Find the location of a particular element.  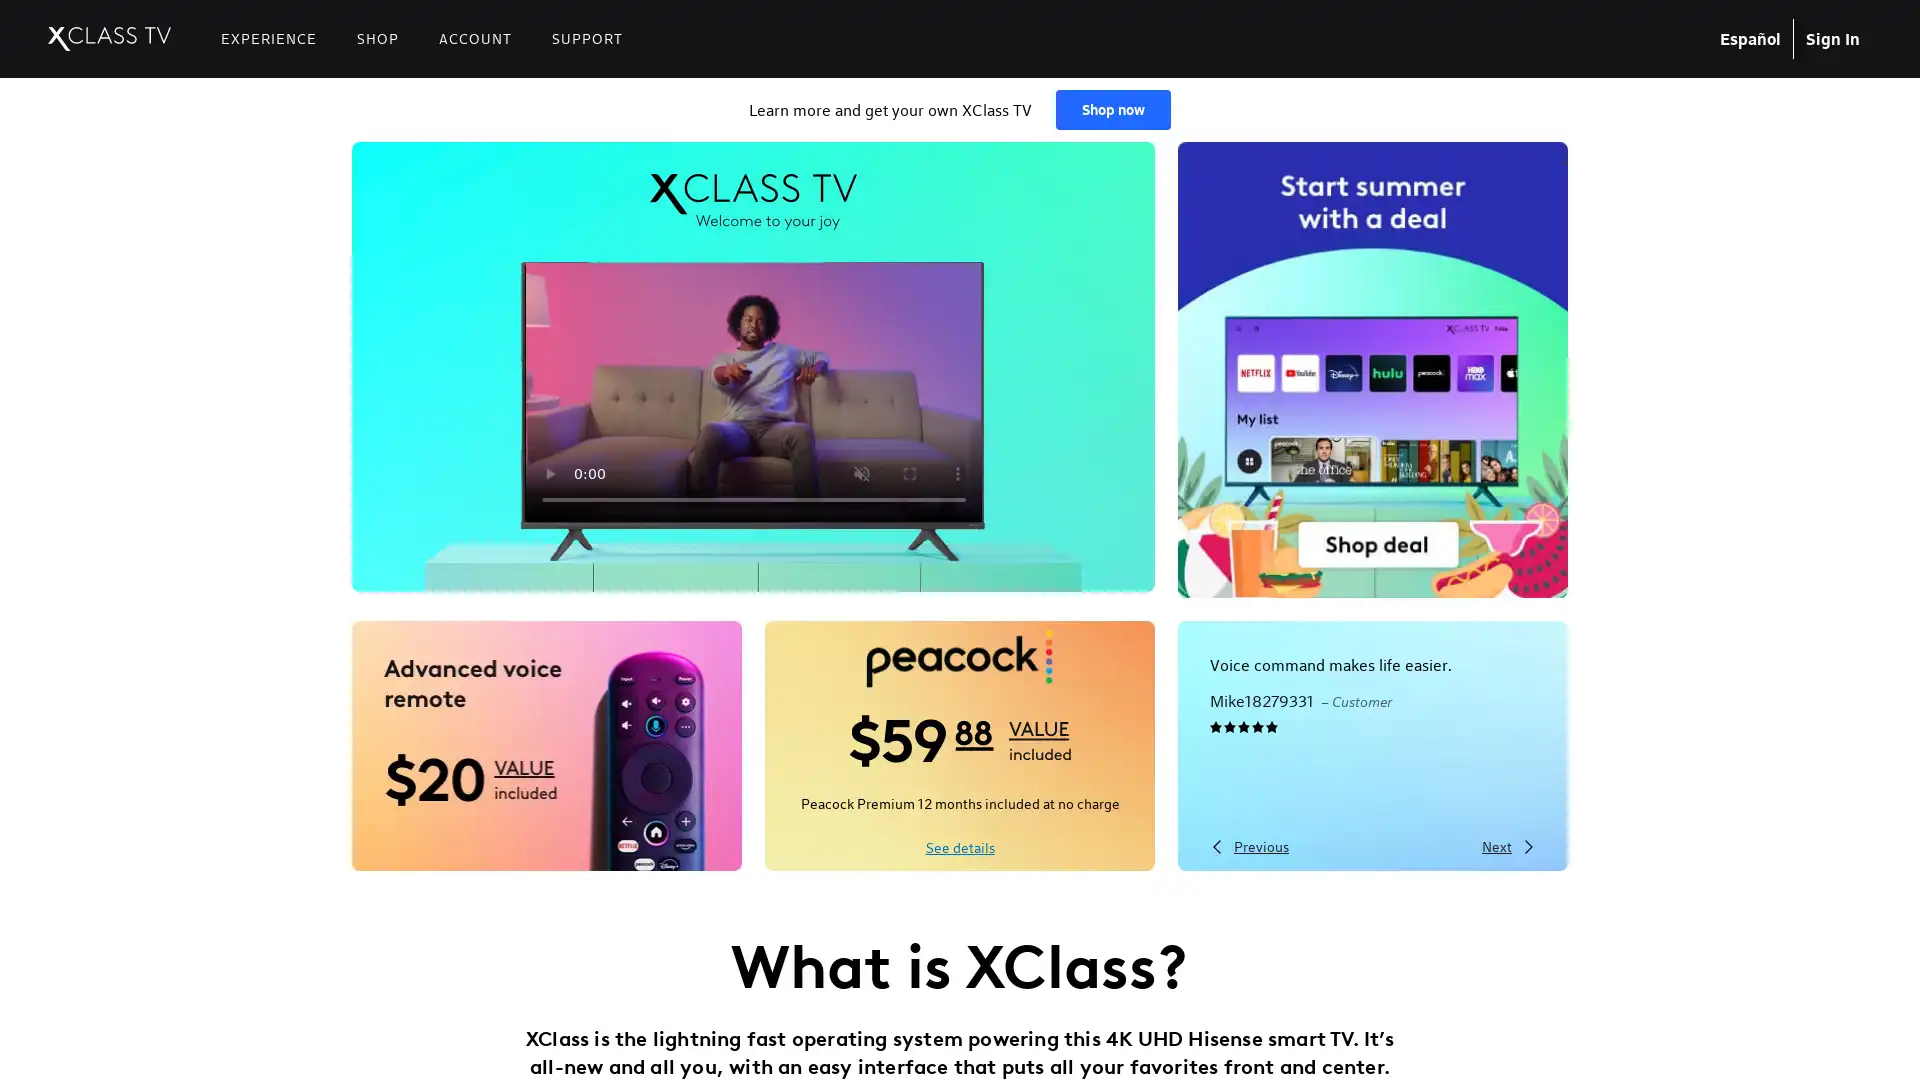

play is located at coordinates (548, 474).